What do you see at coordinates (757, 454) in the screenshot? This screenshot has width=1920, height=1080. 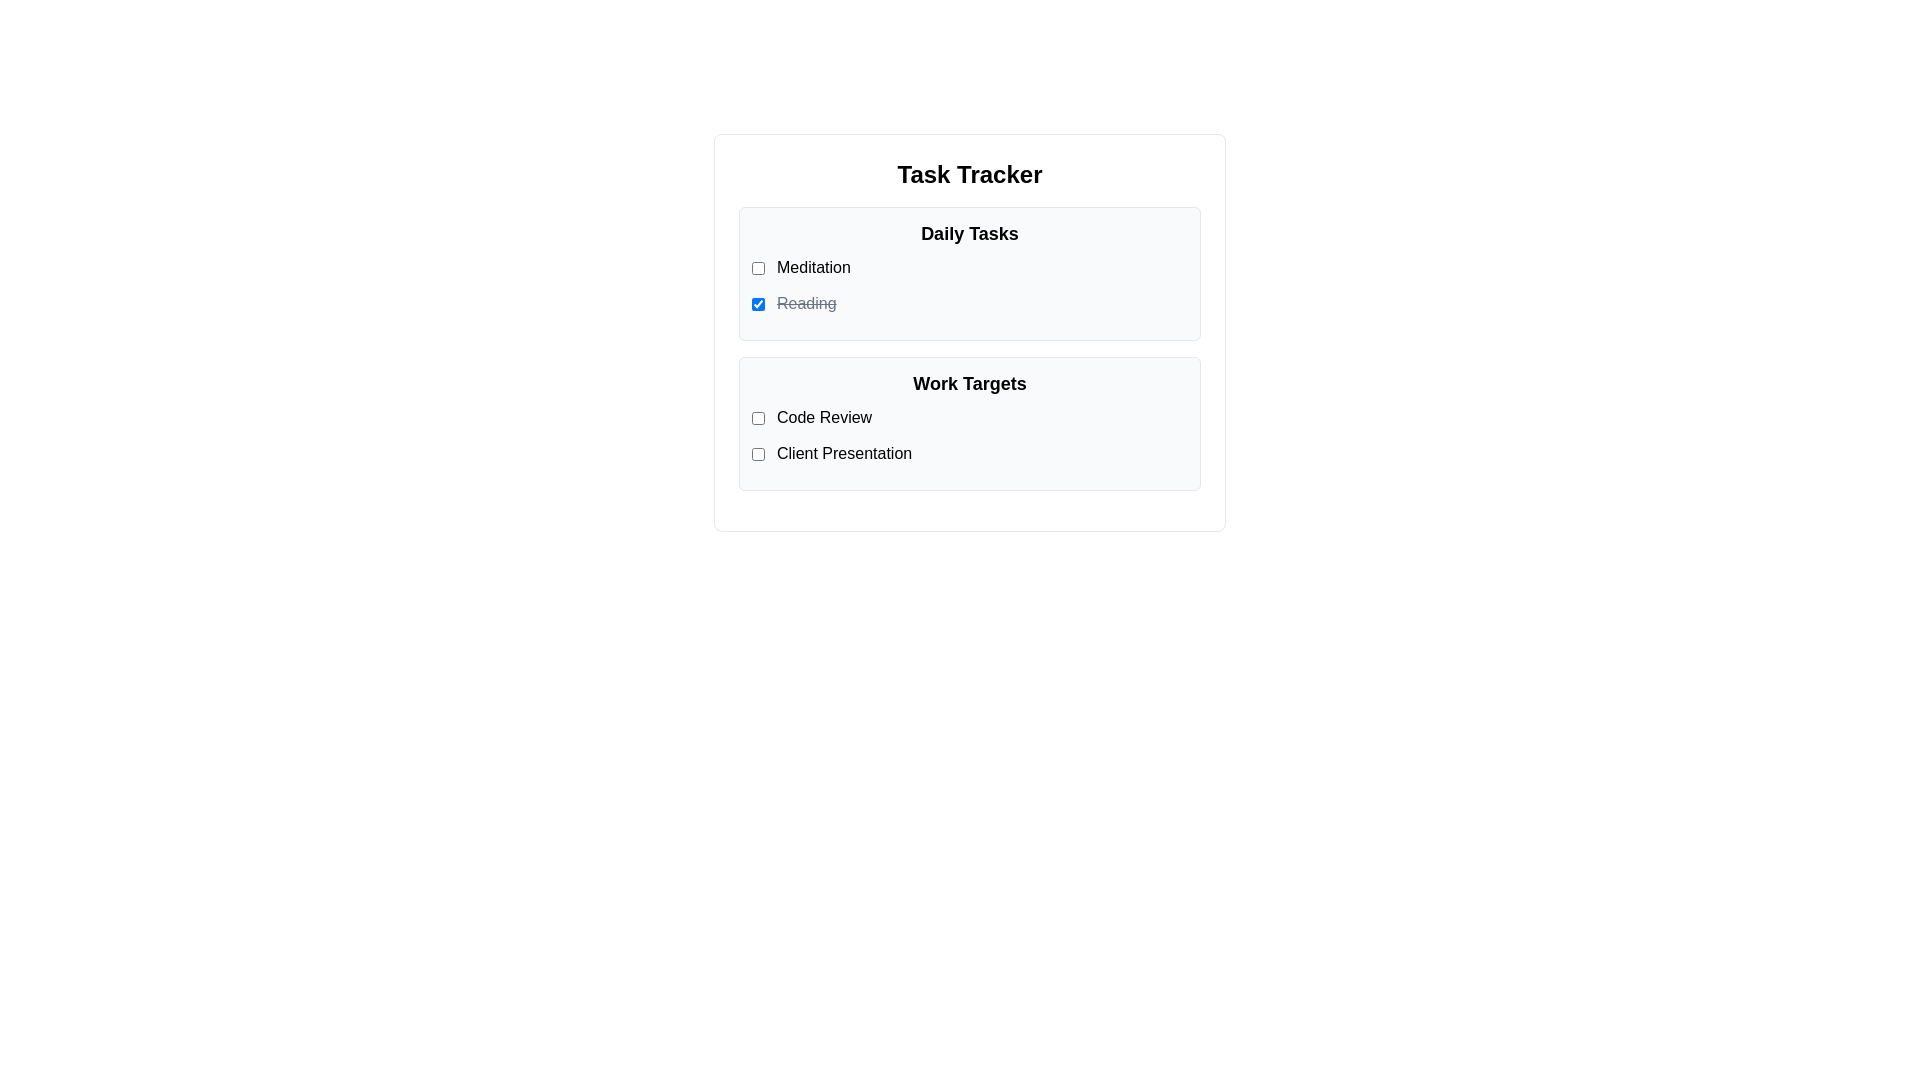 I see `the checkbox for the task 'Client Presentation'` at bounding box center [757, 454].